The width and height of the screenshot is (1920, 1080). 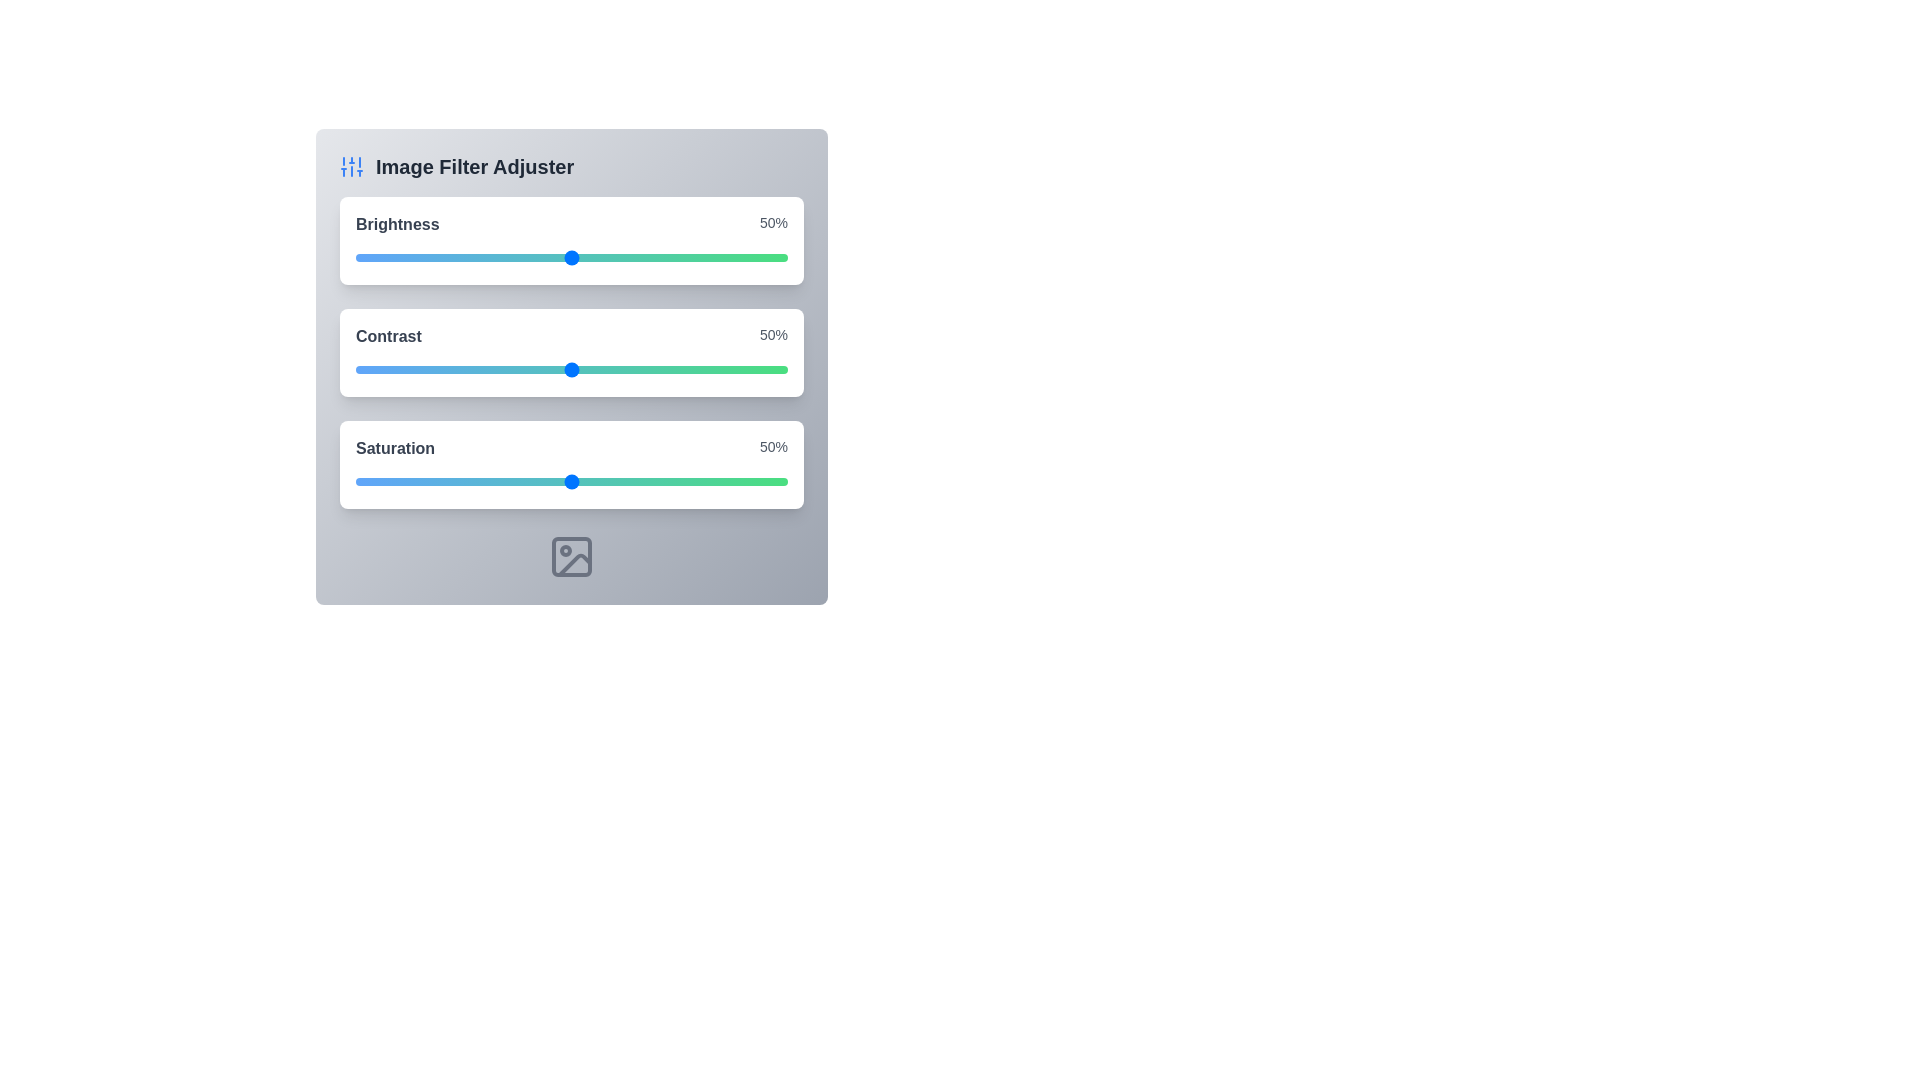 What do you see at coordinates (520, 257) in the screenshot?
I see `the brightness slider to 38%` at bounding box center [520, 257].